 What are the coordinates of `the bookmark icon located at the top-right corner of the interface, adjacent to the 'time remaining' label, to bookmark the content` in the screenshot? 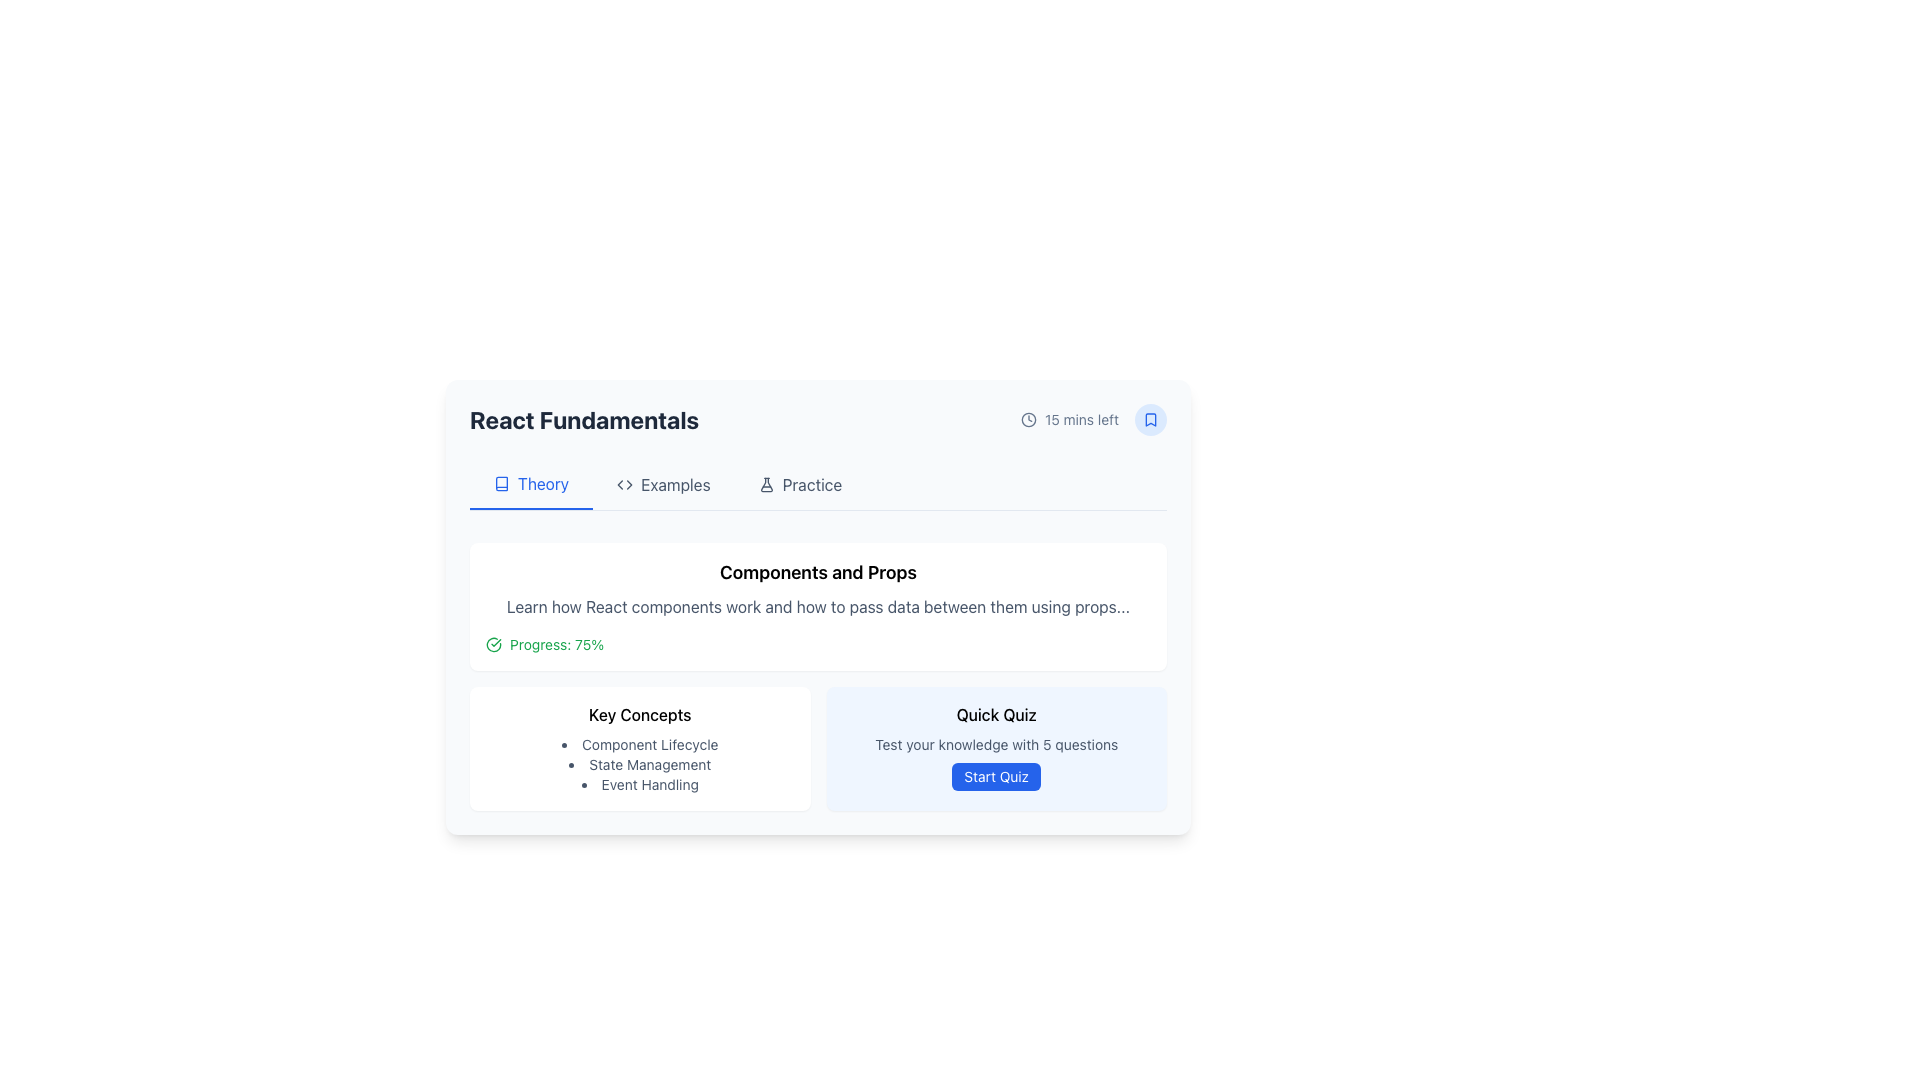 It's located at (1151, 419).